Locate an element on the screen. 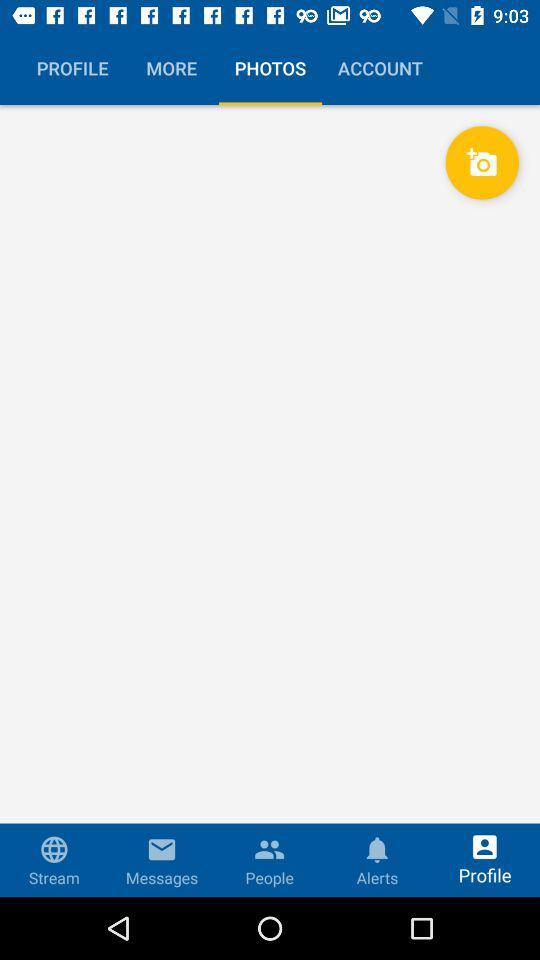  item below the profile icon is located at coordinates (270, 500).